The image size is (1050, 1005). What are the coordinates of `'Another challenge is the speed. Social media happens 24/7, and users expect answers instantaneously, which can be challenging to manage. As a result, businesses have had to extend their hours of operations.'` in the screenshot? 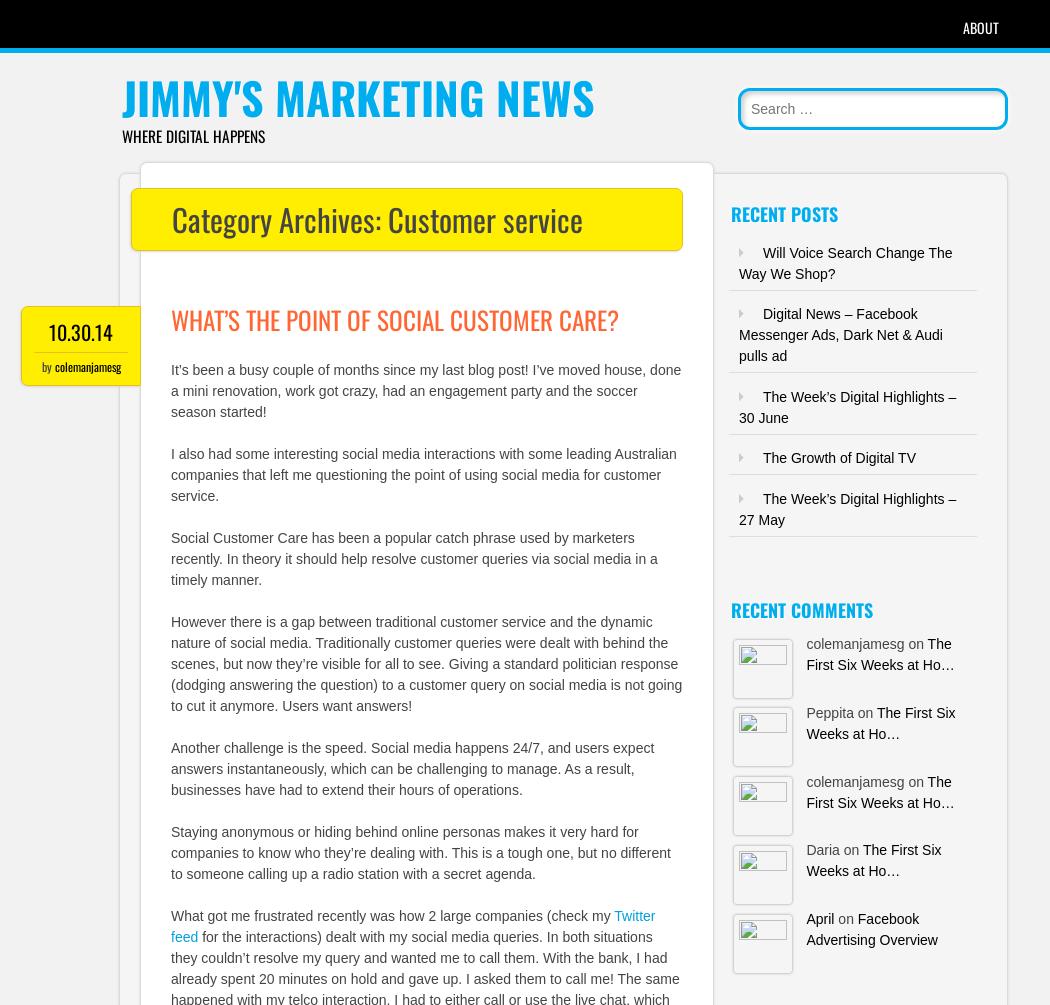 It's located at (412, 768).